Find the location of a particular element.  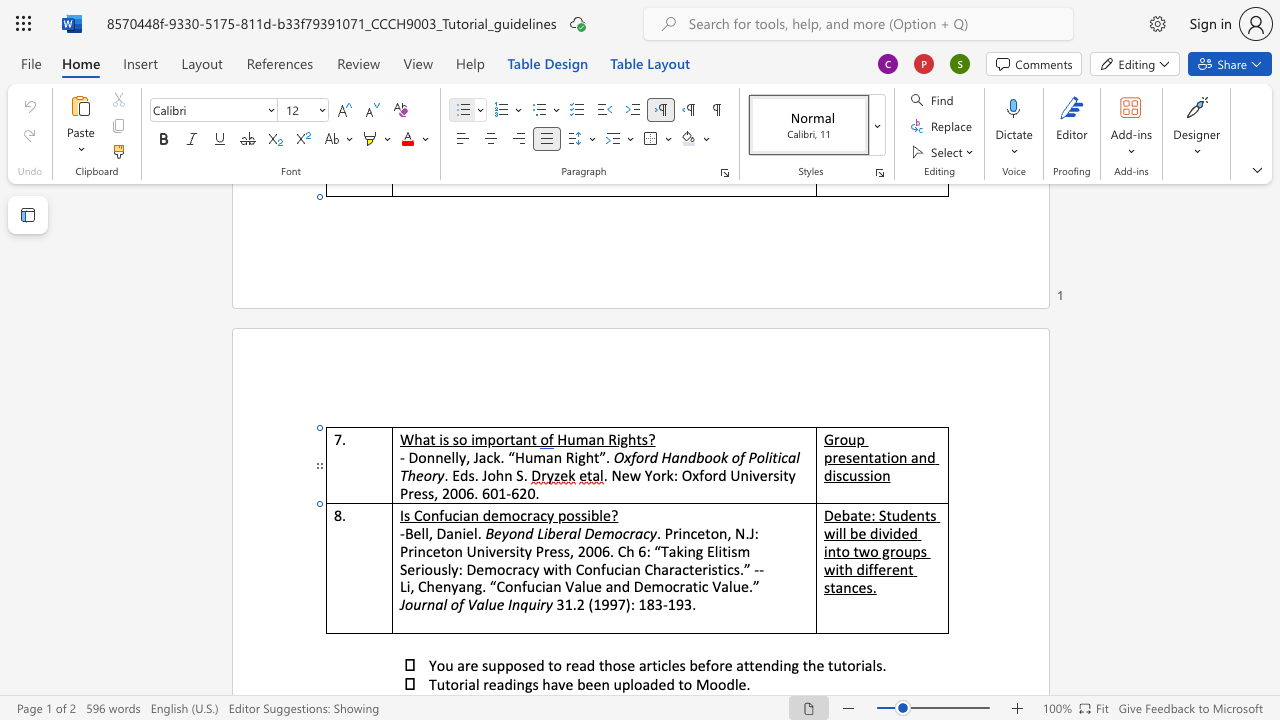

the space between the continuous character "o" and "r" in the text is located at coordinates (503, 438).